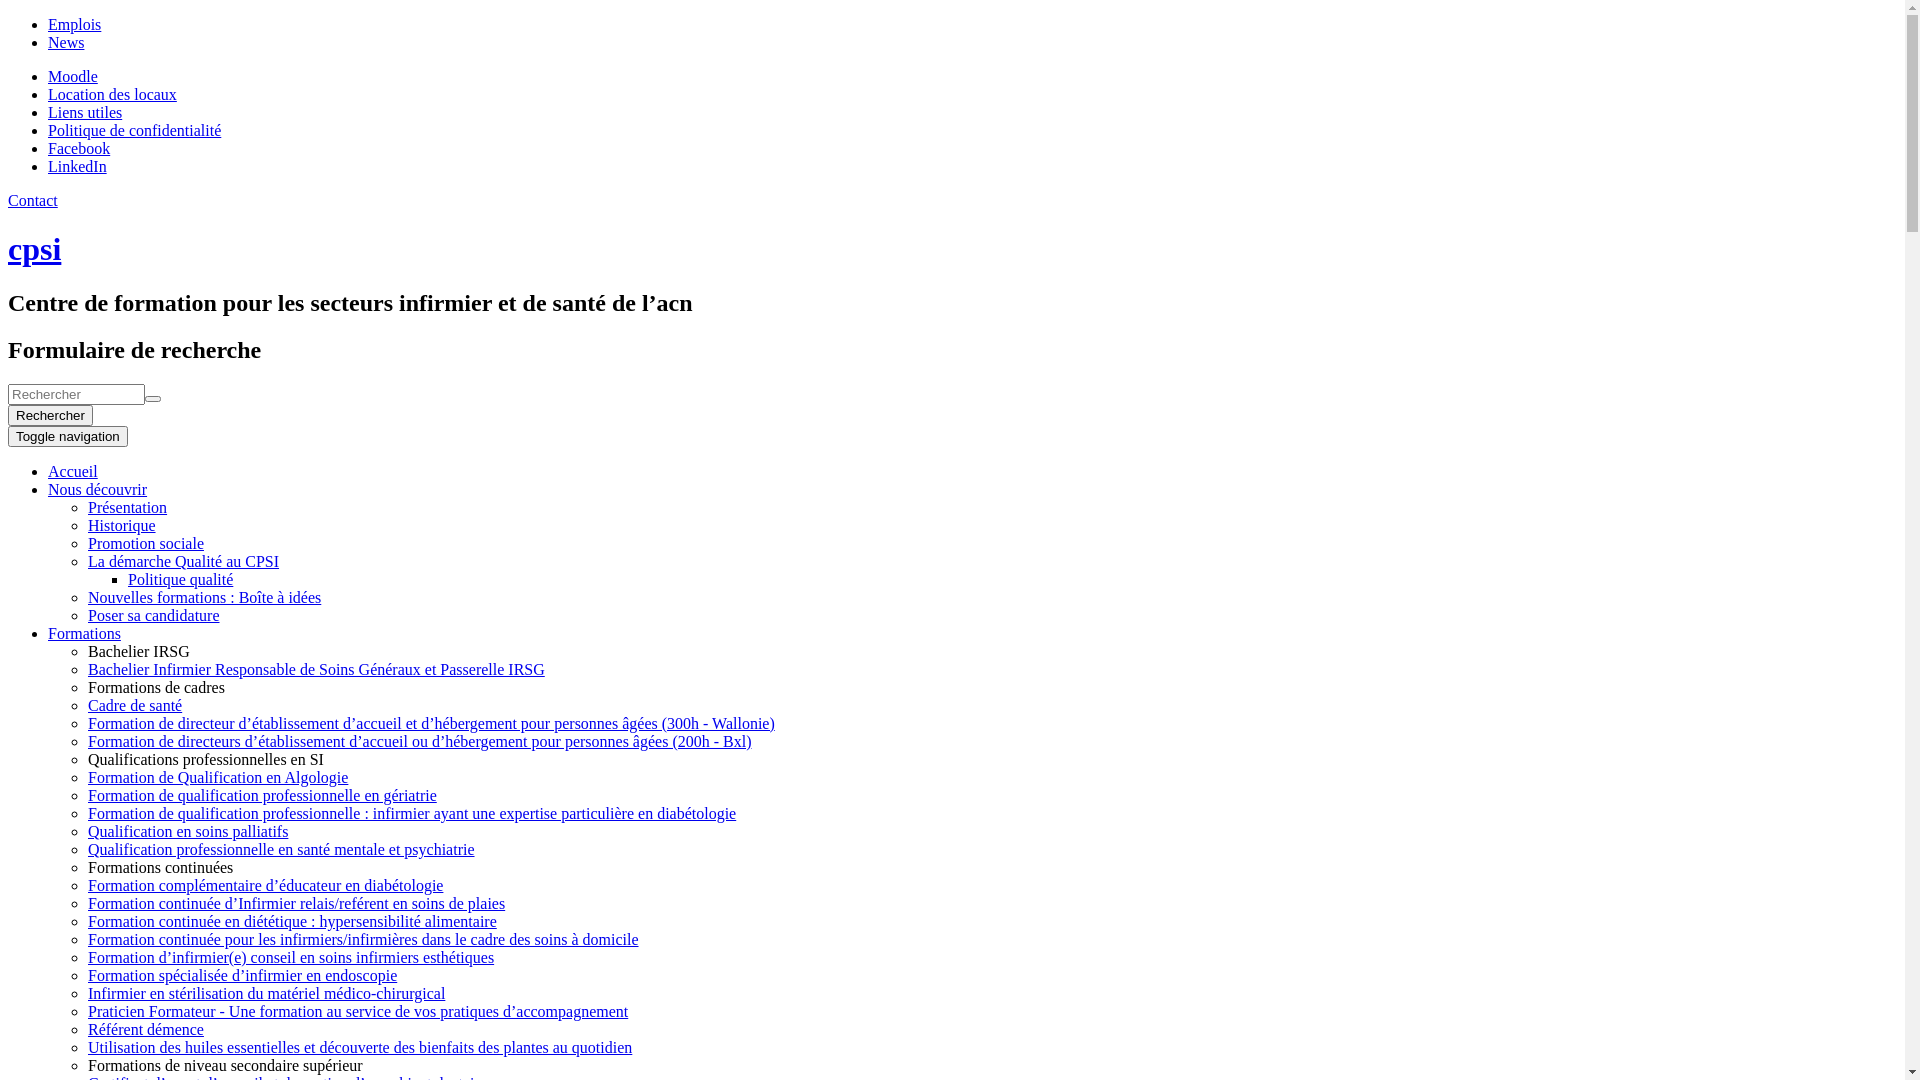 The height and width of the screenshot is (1080, 1920). What do you see at coordinates (86, 543) in the screenshot?
I see `'Promotion sociale'` at bounding box center [86, 543].